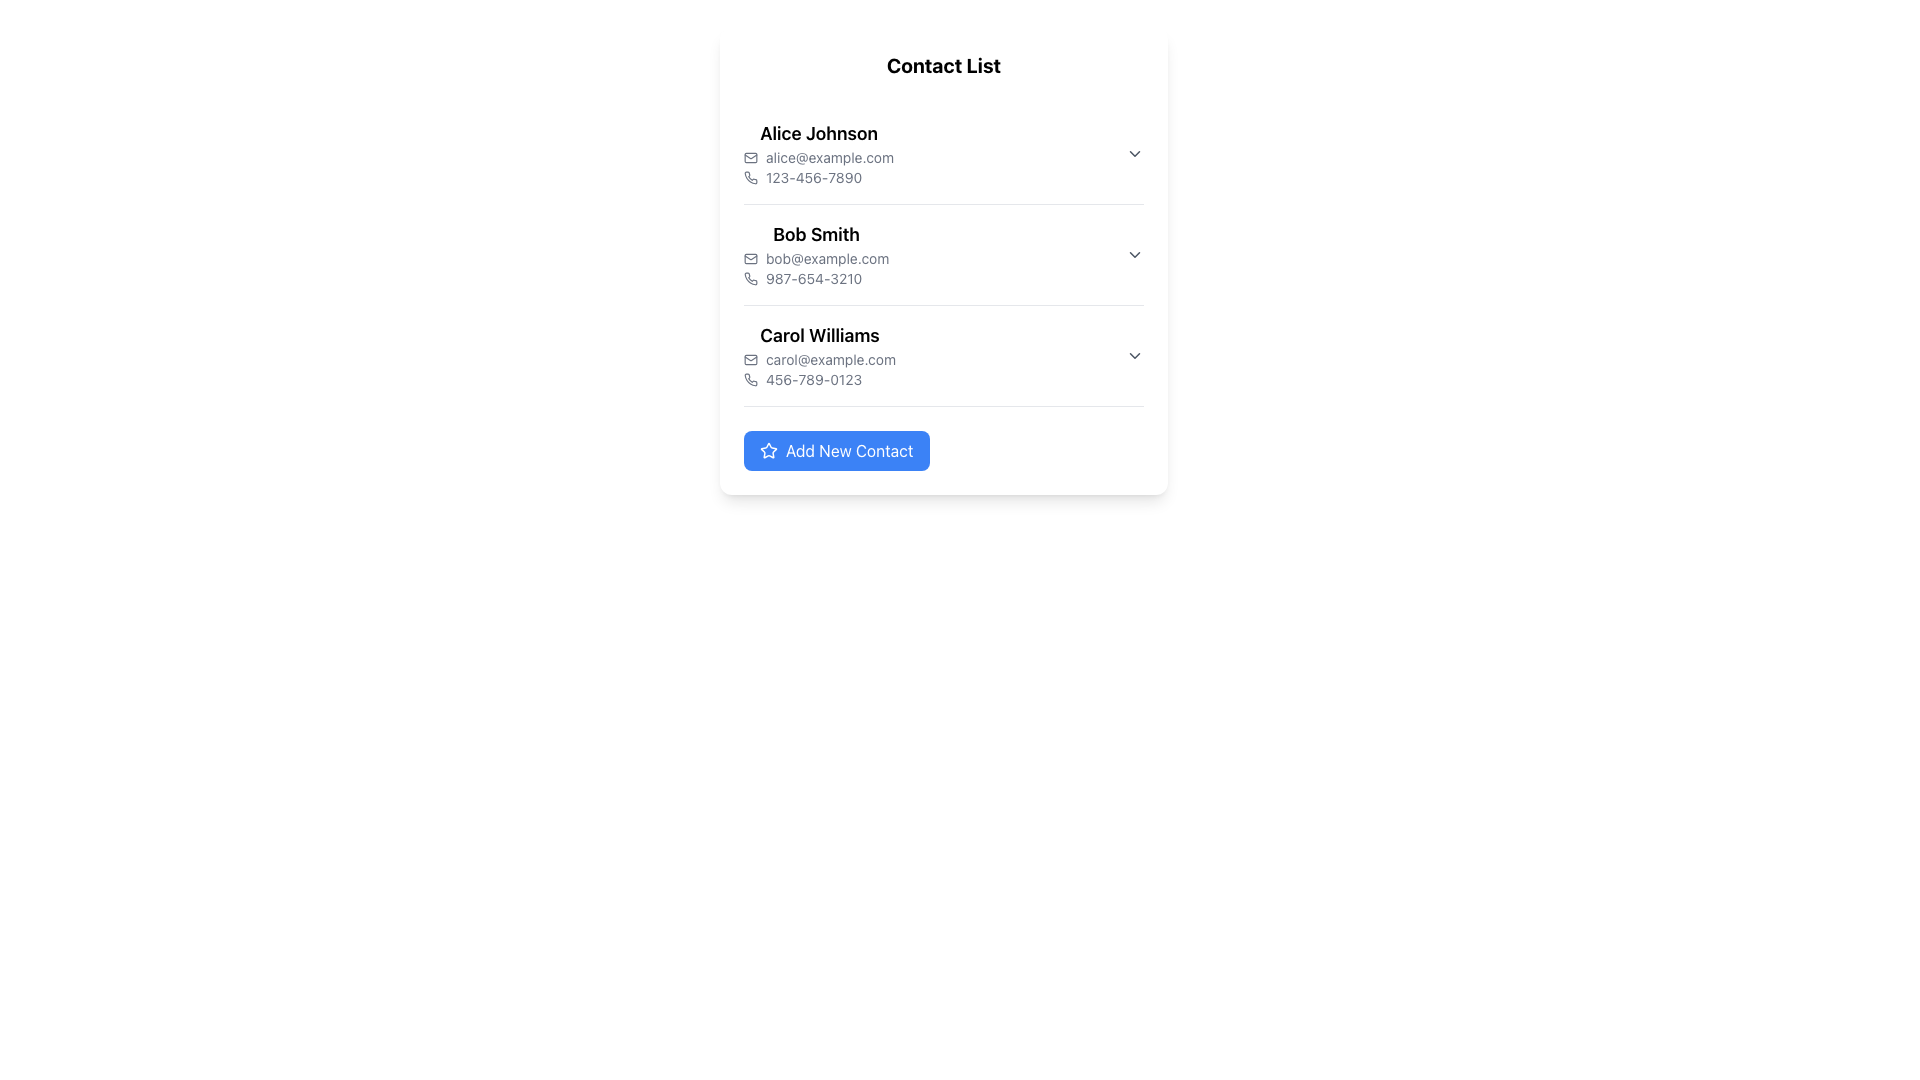 The image size is (1920, 1080). Describe the element at coordinates (749, 278) in the screenshot. I see `the phone icon represented as a simple wireframe graphic, located to the left of the phone number '987-654-3210' in the contact list for 'Bob Smith'` at that location.